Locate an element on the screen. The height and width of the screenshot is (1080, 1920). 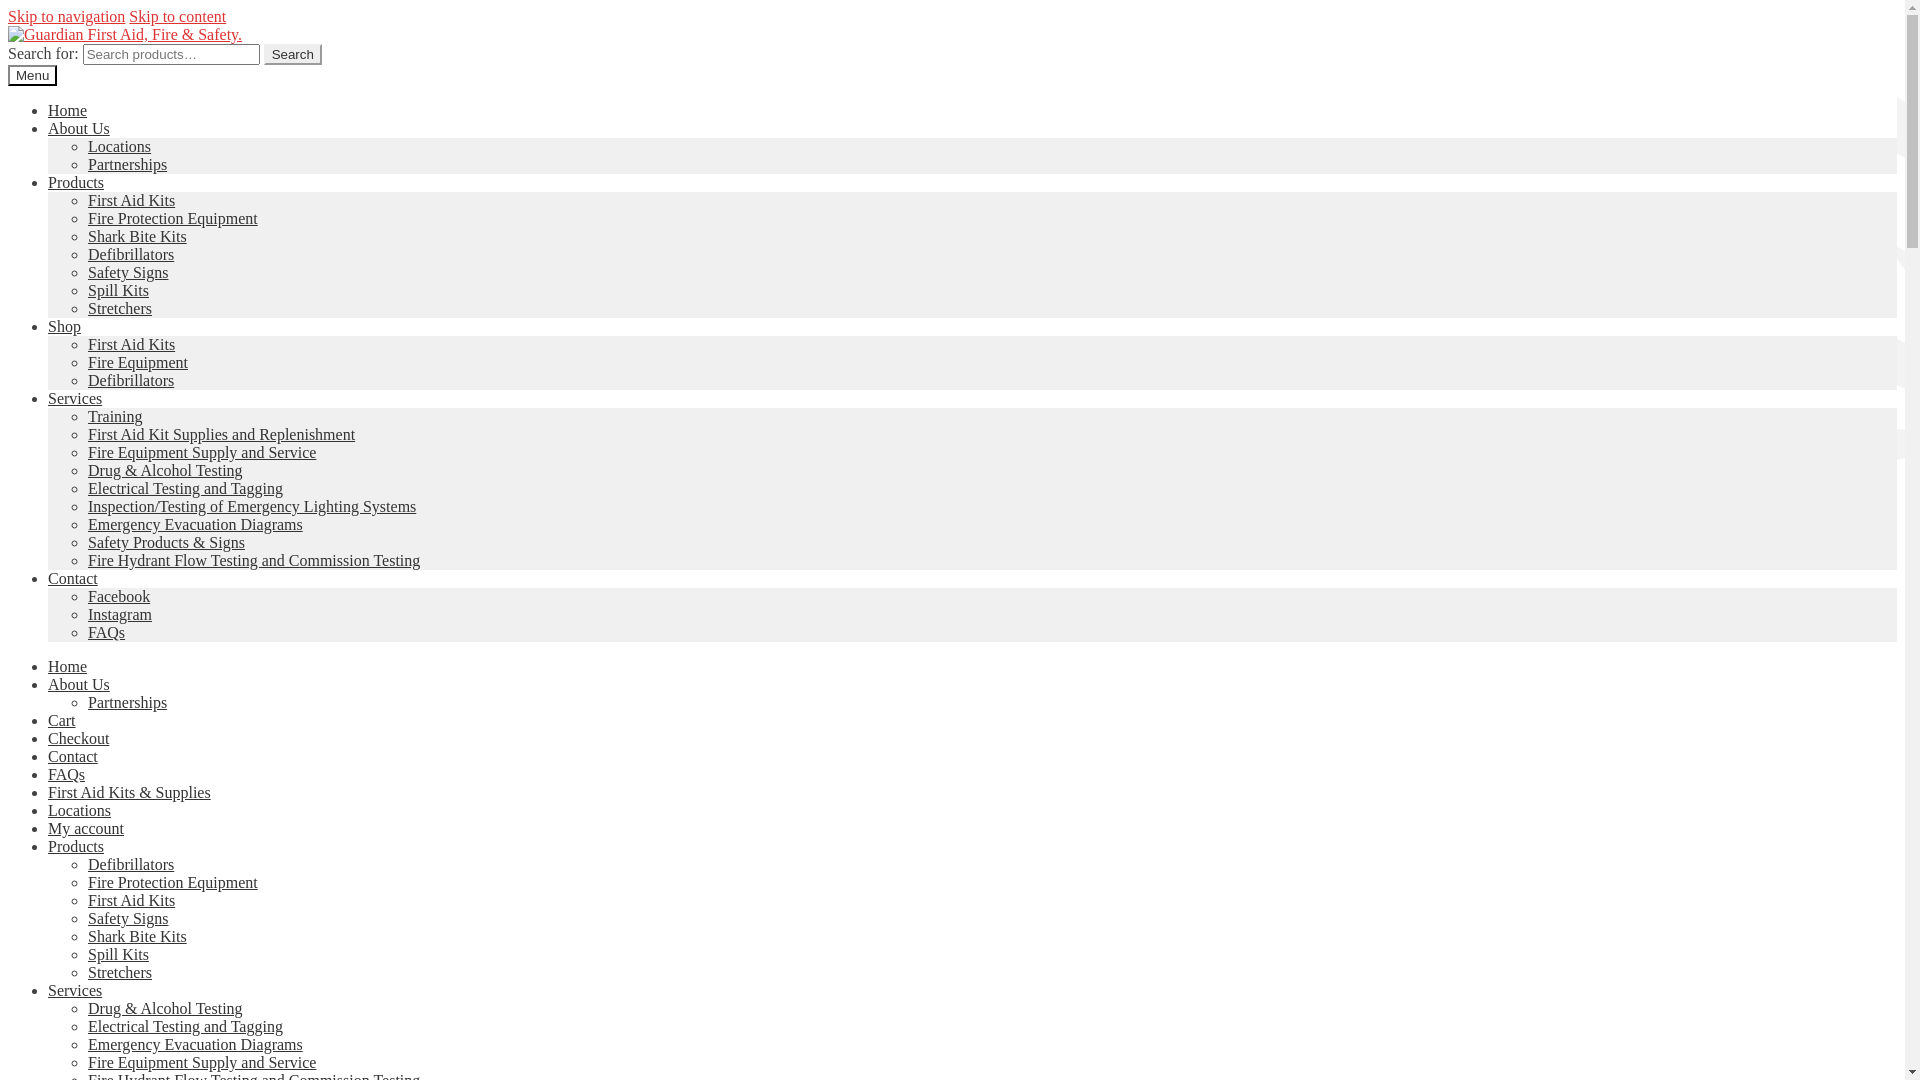
'Electrical Testing and Tagging' is located at coordinates (185, 1026).